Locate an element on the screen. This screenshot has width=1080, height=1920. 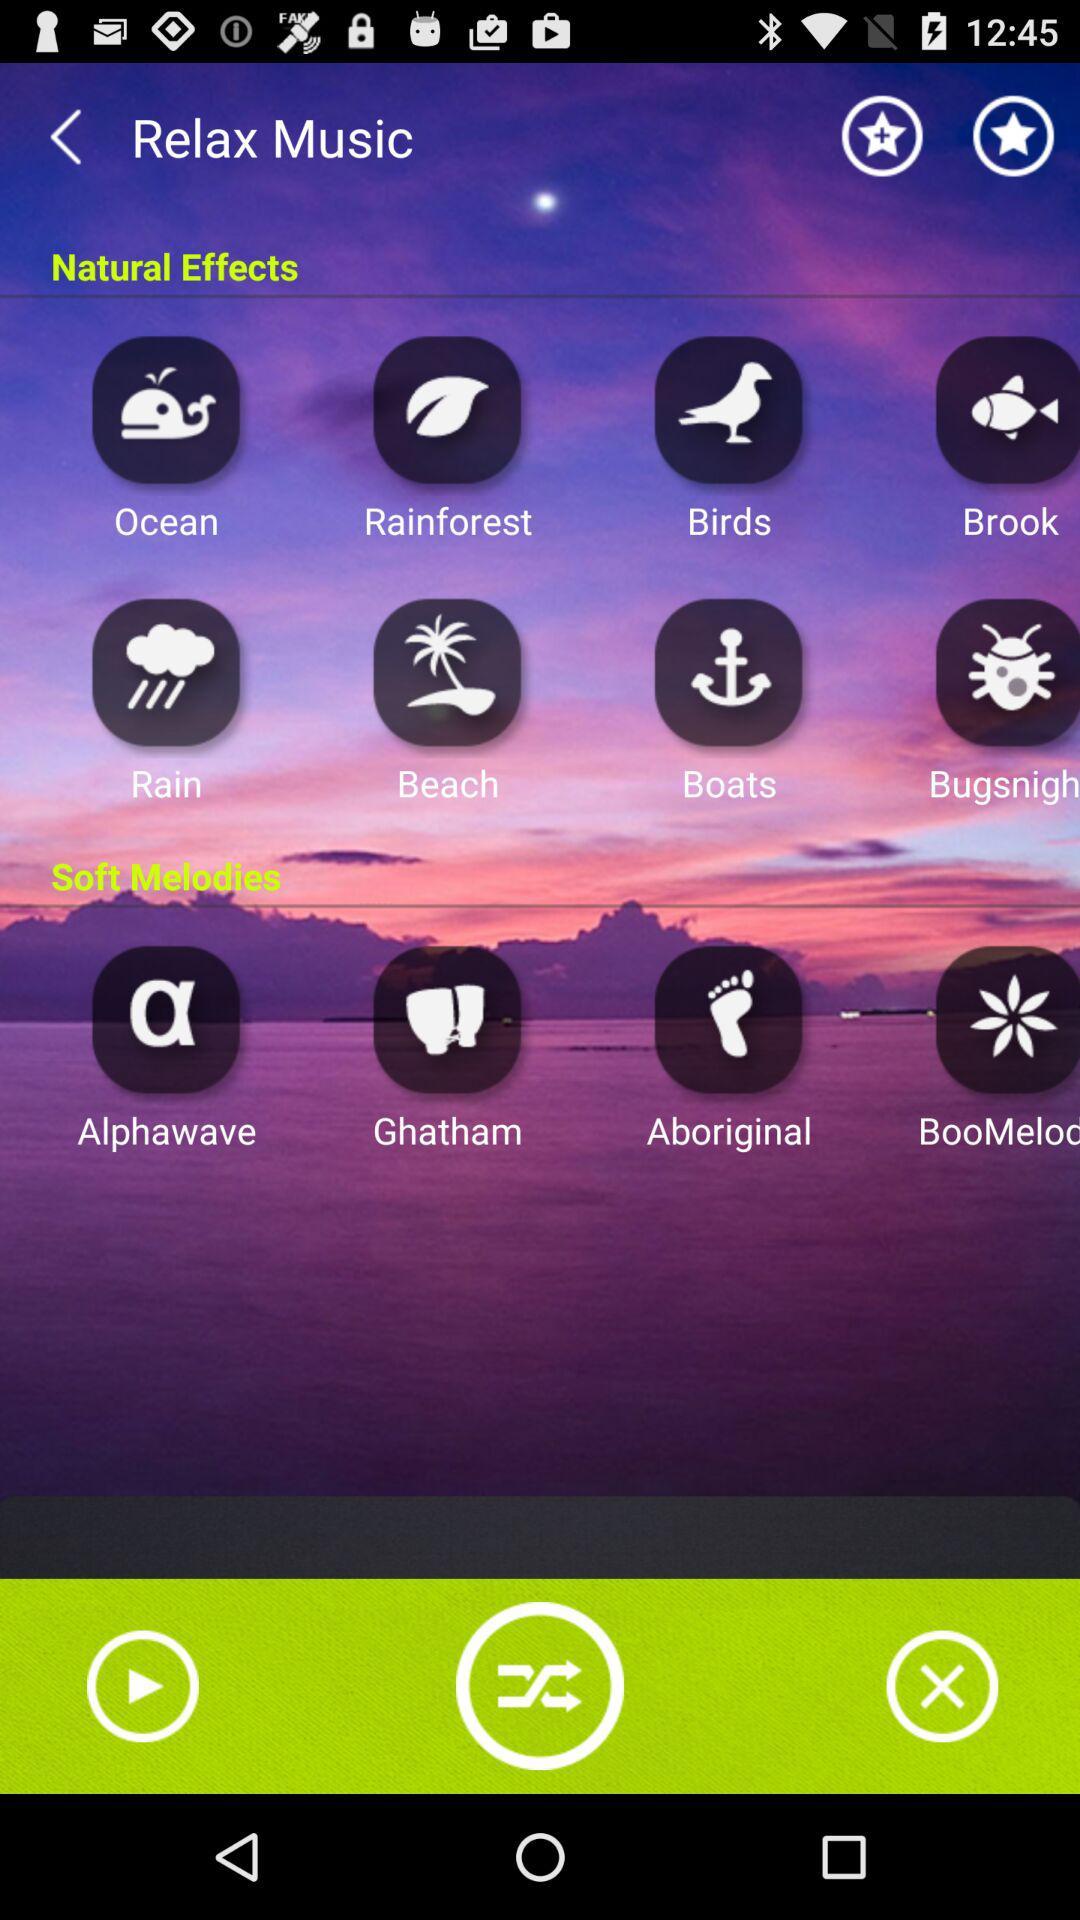
open ghatham is located at coordinates (447, 1018).